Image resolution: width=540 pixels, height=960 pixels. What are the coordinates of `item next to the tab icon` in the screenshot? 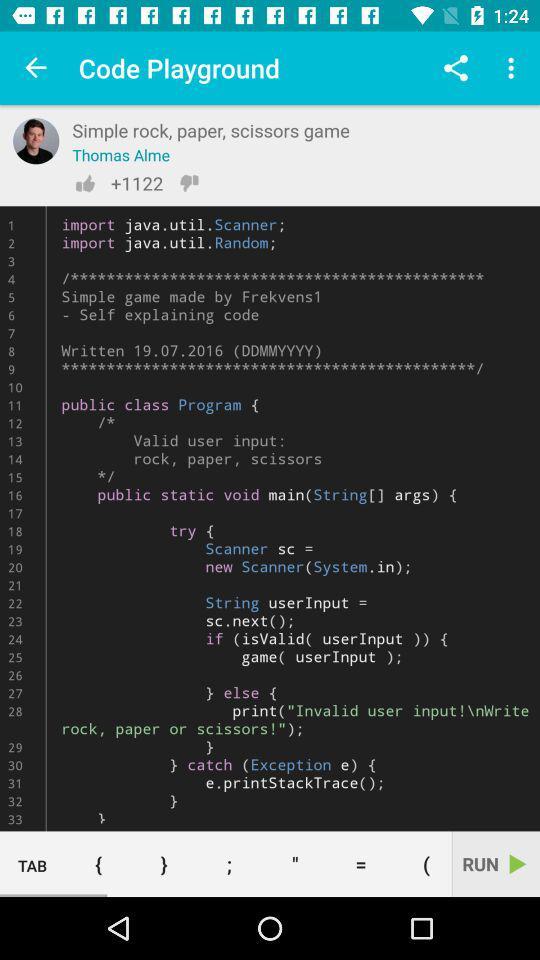 It's located at (97, 863).